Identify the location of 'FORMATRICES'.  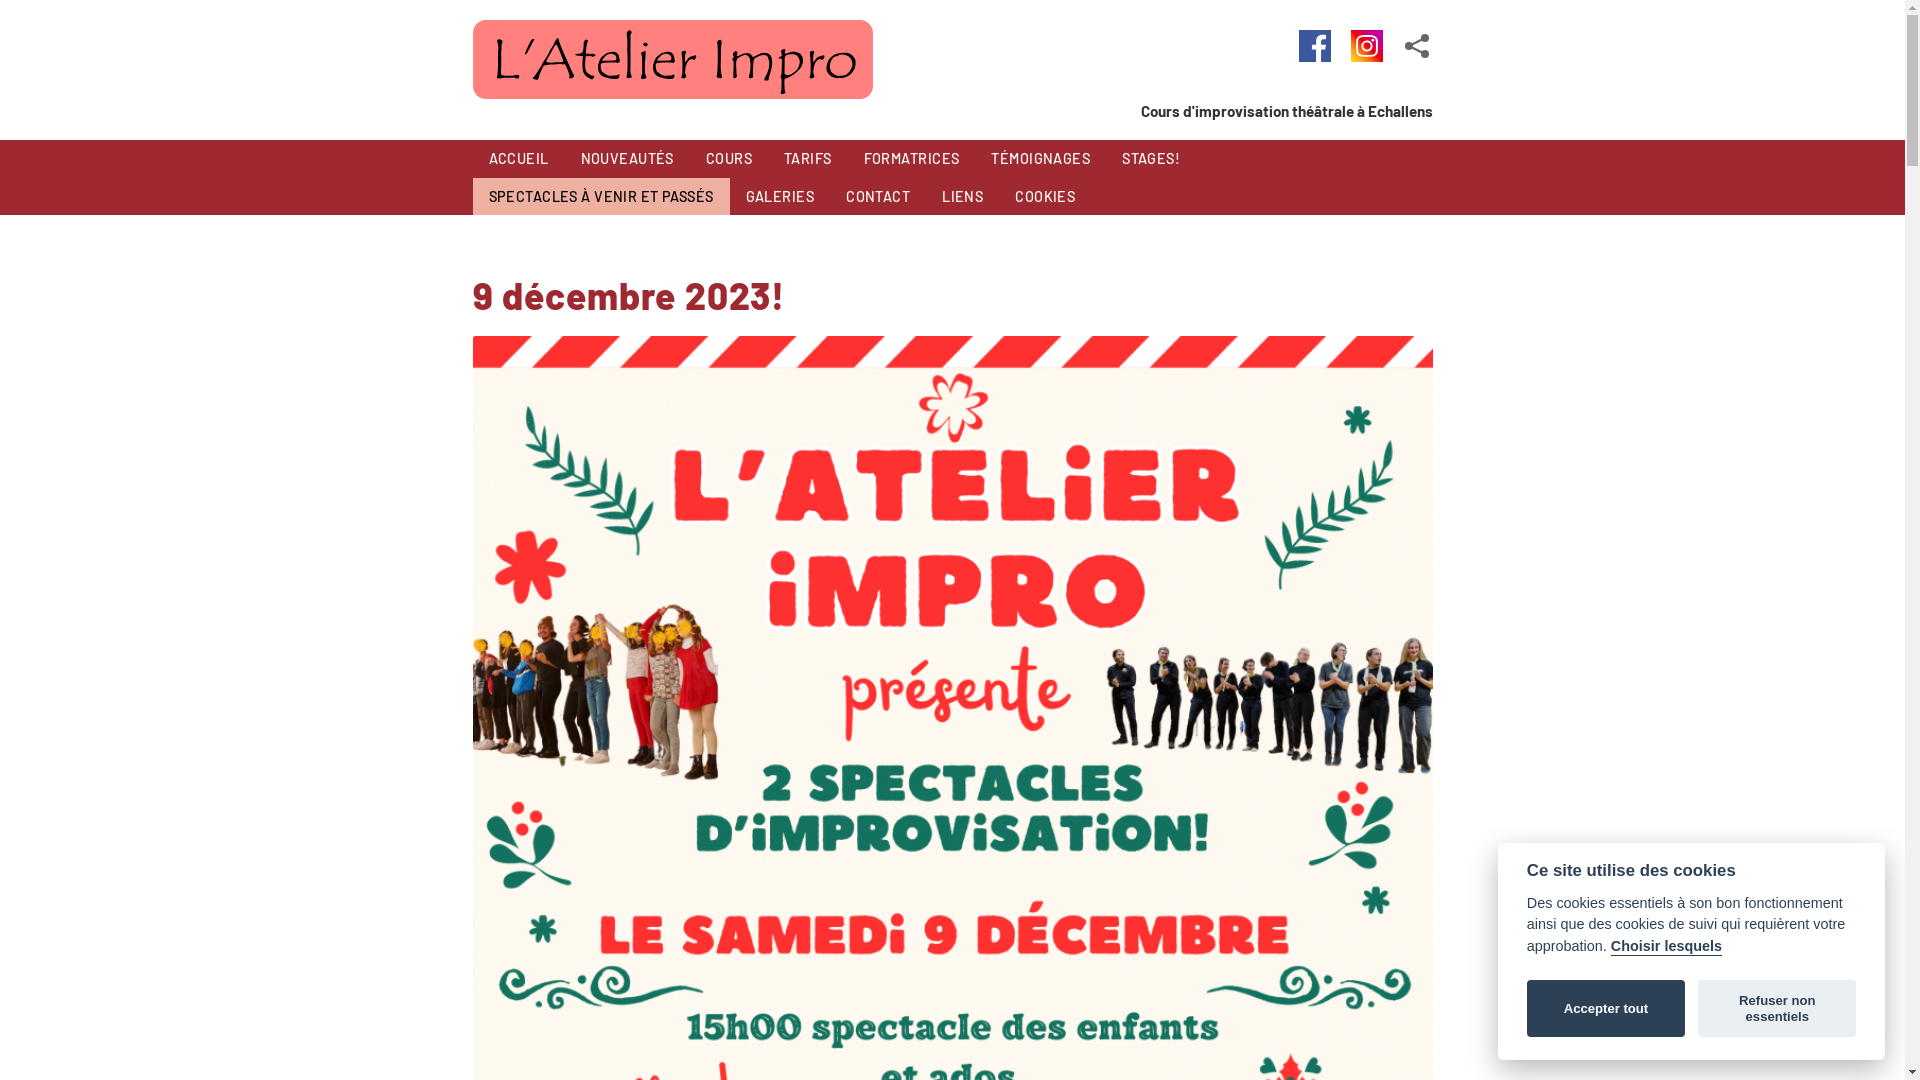
(848, 157).